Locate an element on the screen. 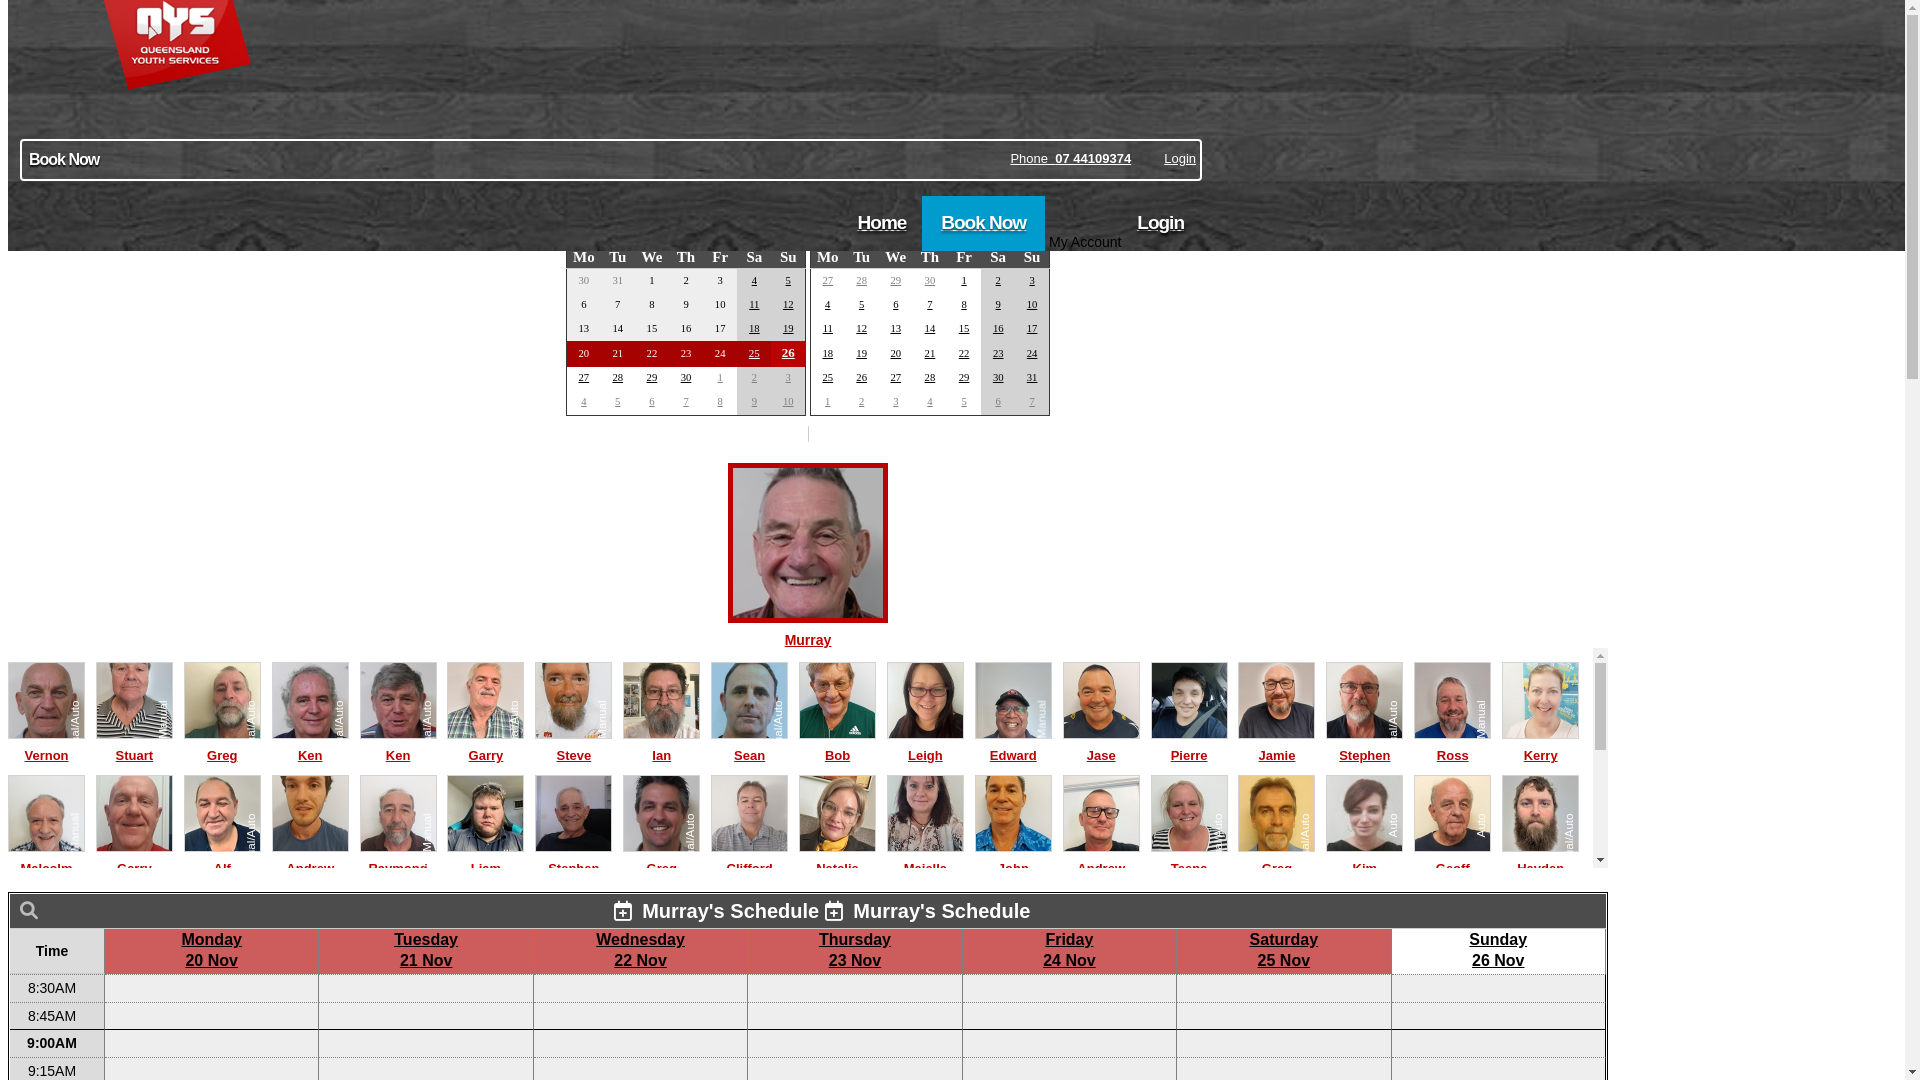 This screenshot has width=1920, height=1080. 'Stuart is located at coordinates (133, 745).